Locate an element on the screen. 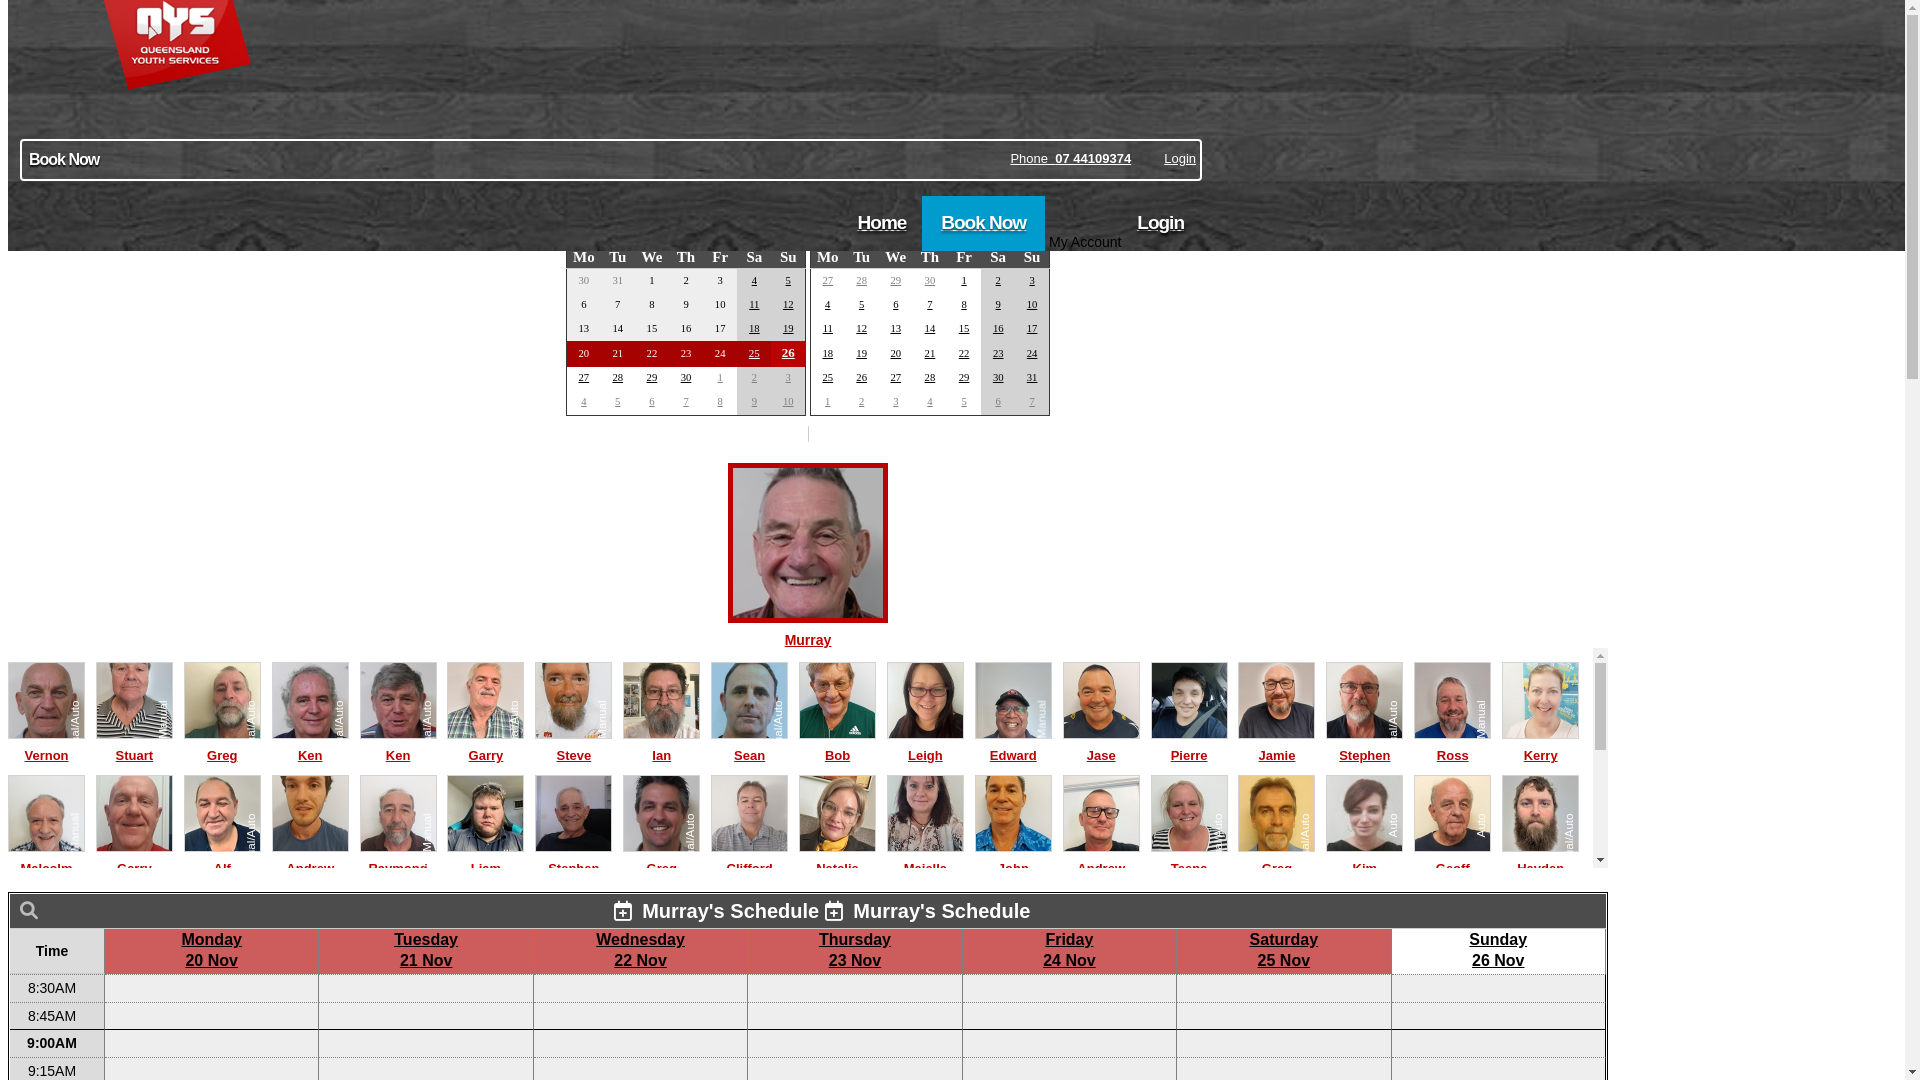 This screenshot has width=1920, height=1080. 'Stuart is located at coordinates (133, 745).